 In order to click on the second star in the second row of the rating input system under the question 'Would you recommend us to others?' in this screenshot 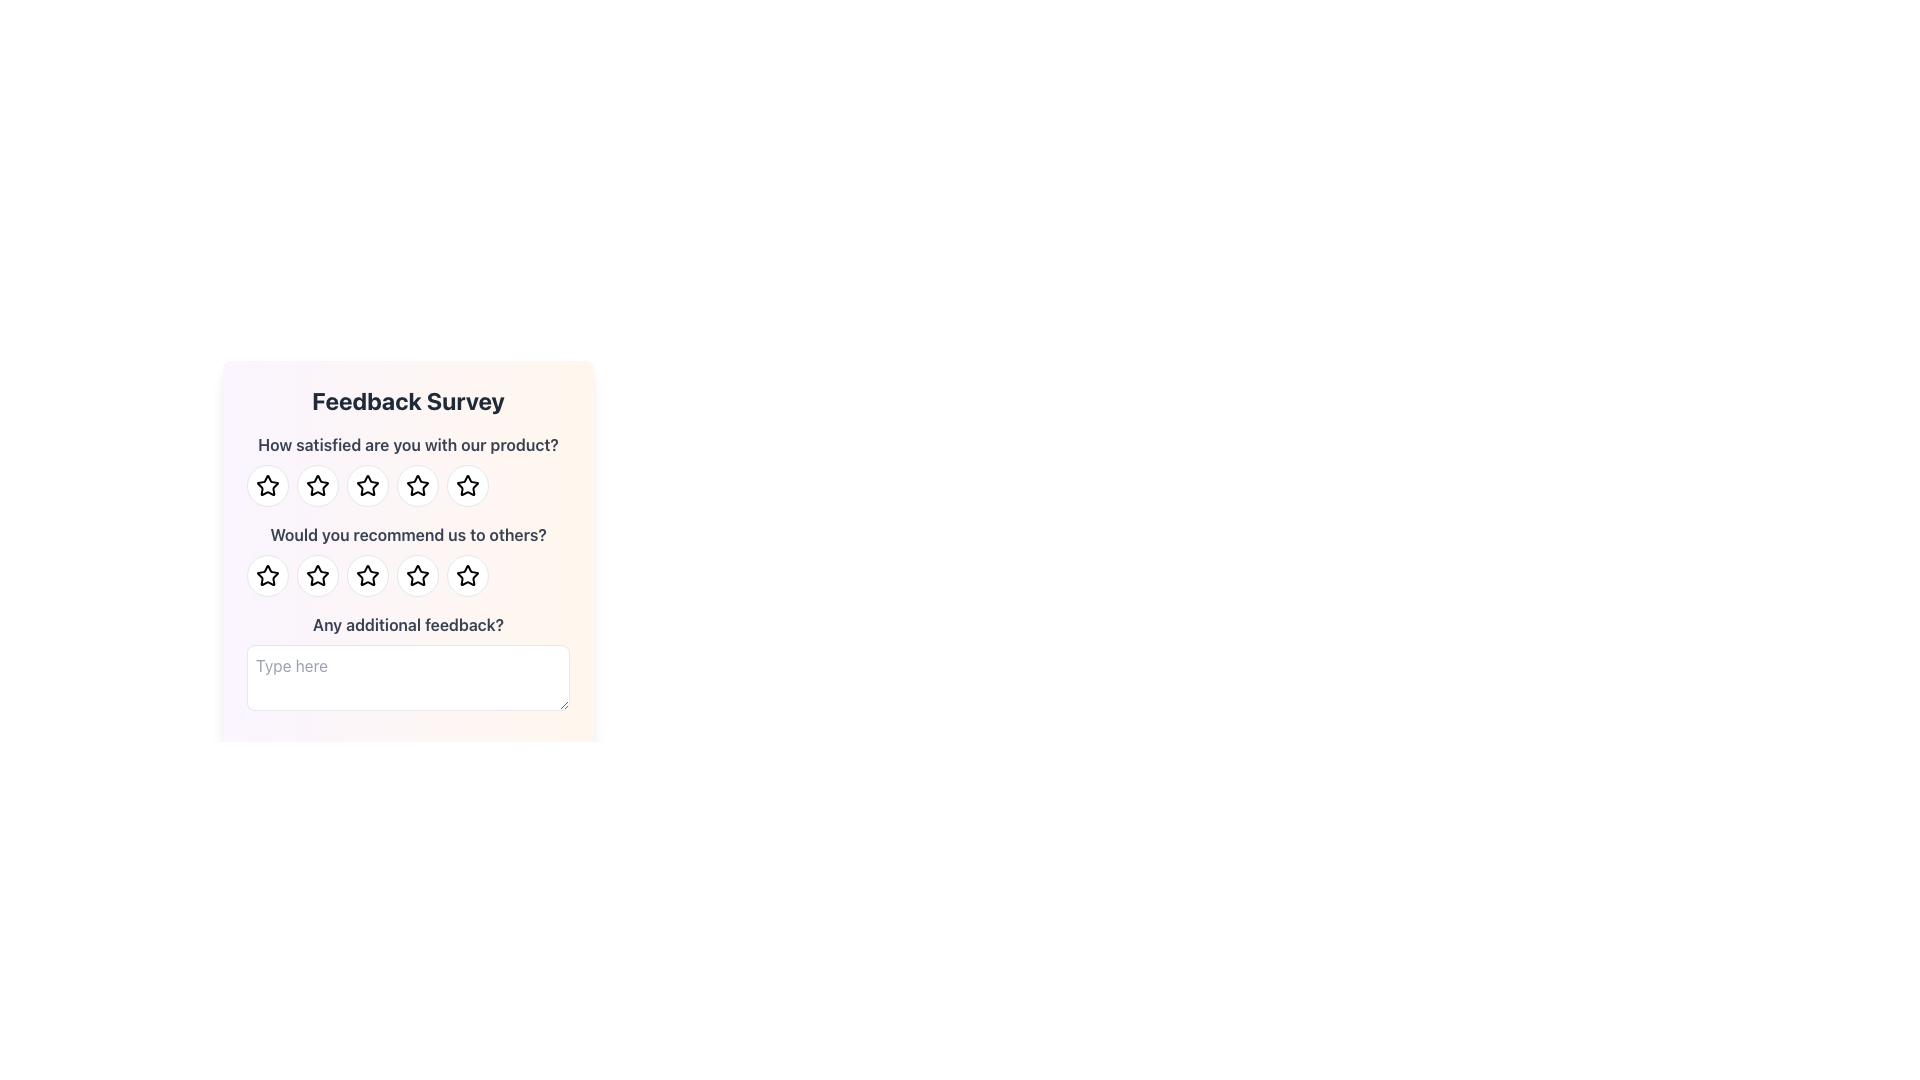, I will do `click(316, 575)`.